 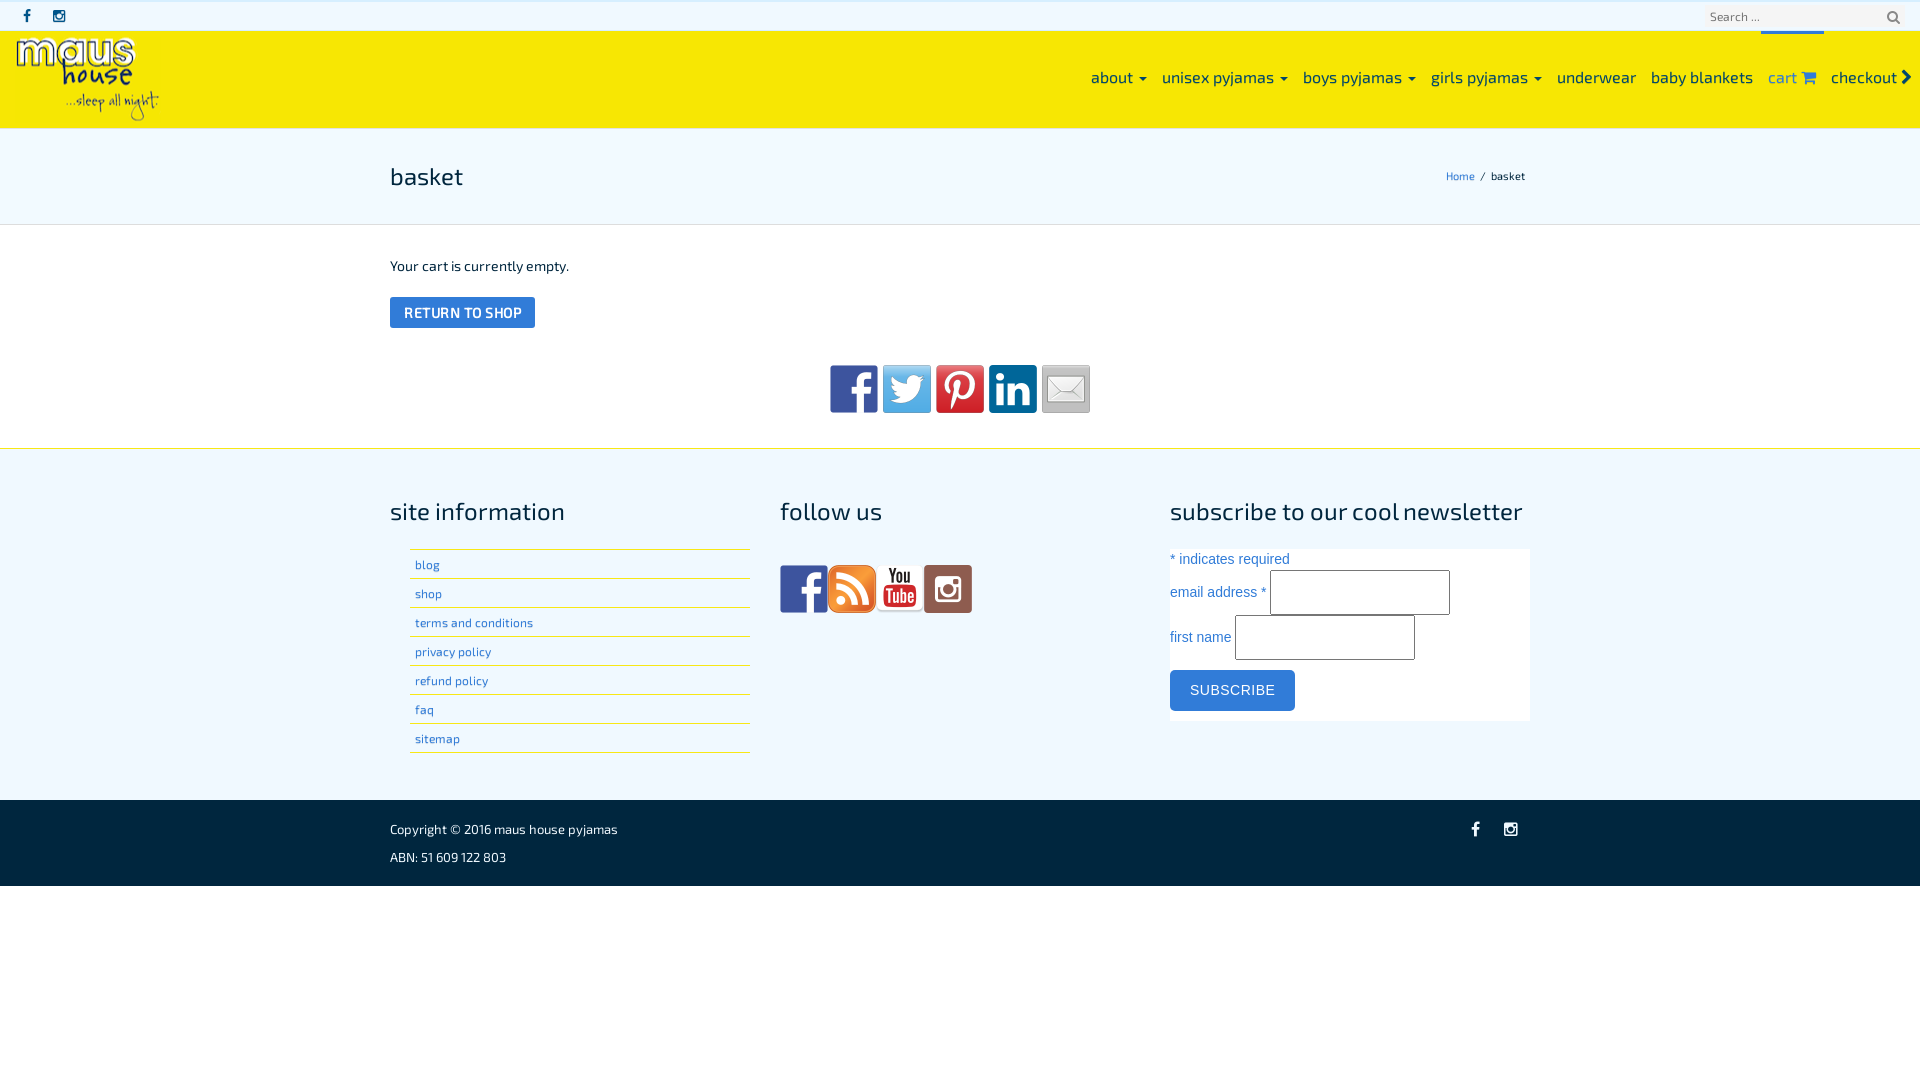 I want to click on 'Share on Twitter', so click(x=906, y=389).